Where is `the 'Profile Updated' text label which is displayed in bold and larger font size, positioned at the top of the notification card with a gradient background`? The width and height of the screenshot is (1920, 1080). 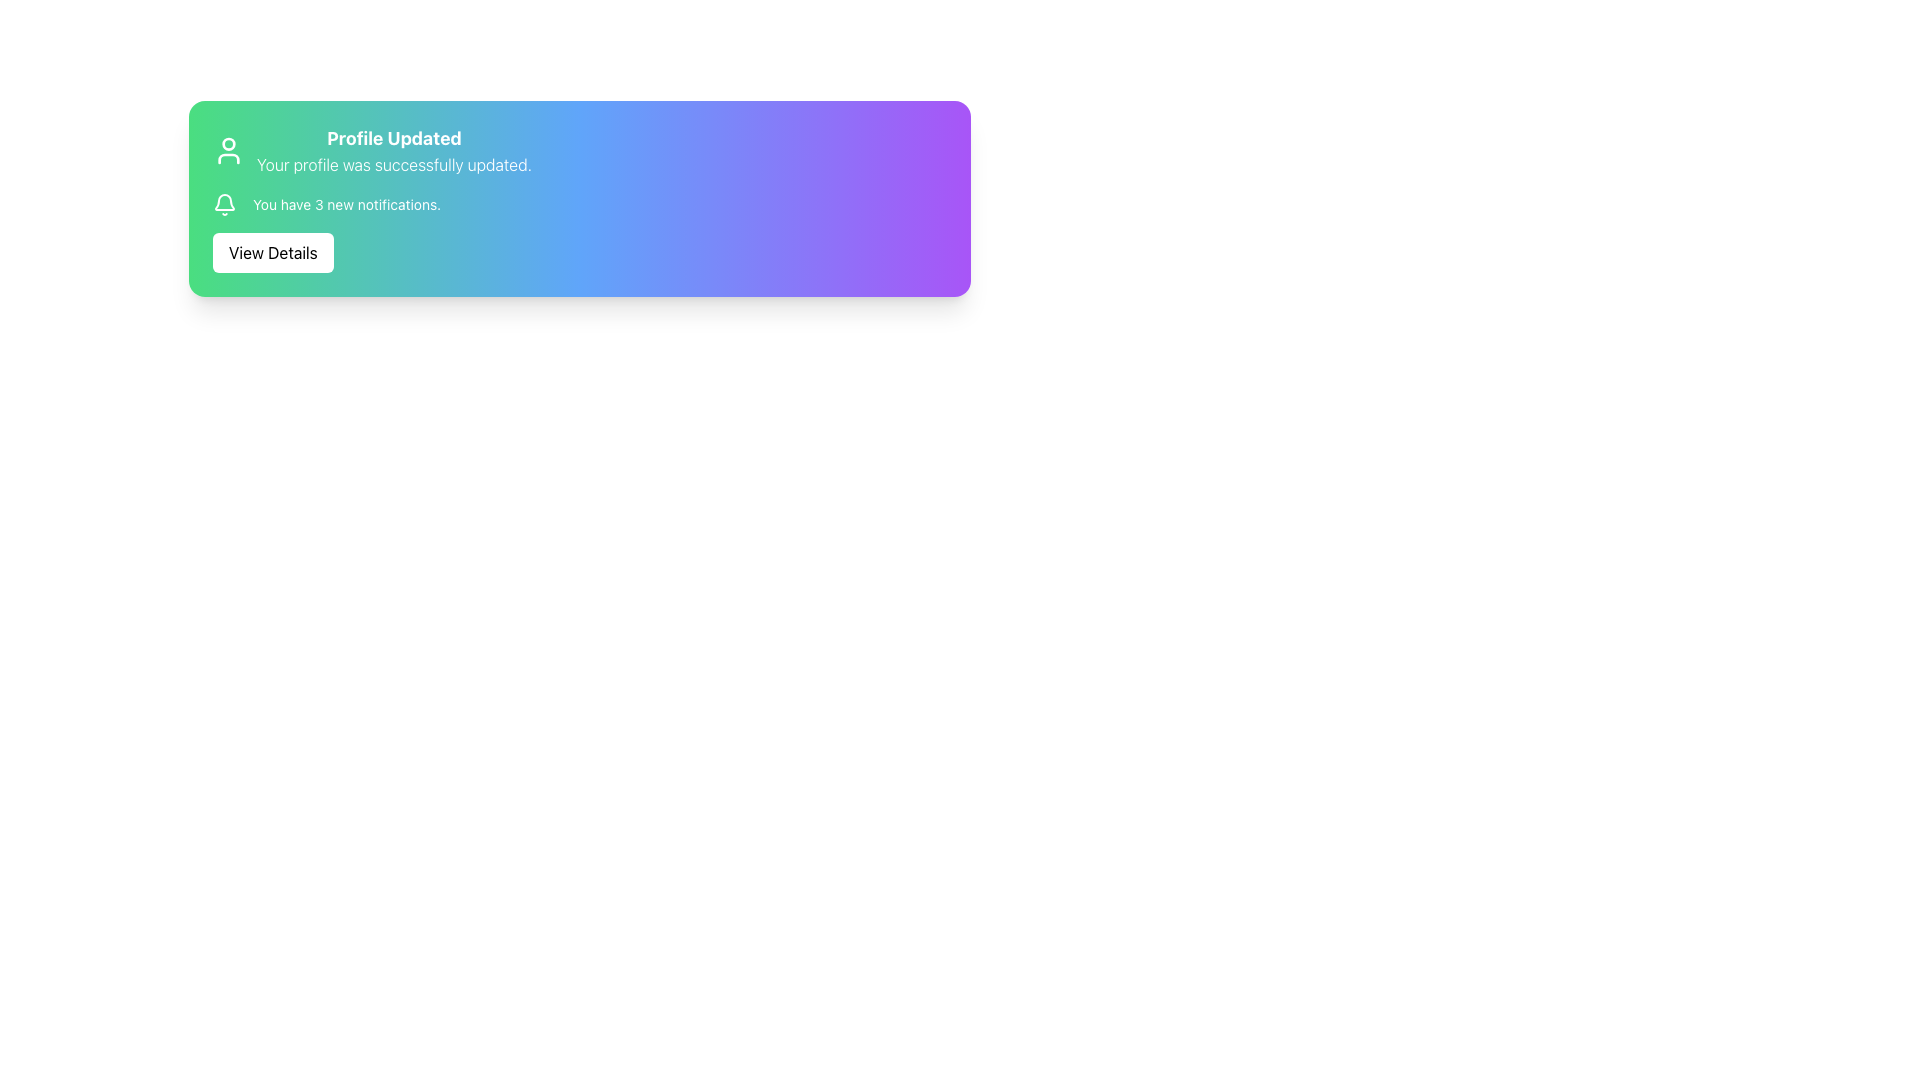 the 'Profile Updated' text label which is displayed in bold and larger font size, positioned at the top of the notification card with a gradient background is located at coordinates (394, 137).